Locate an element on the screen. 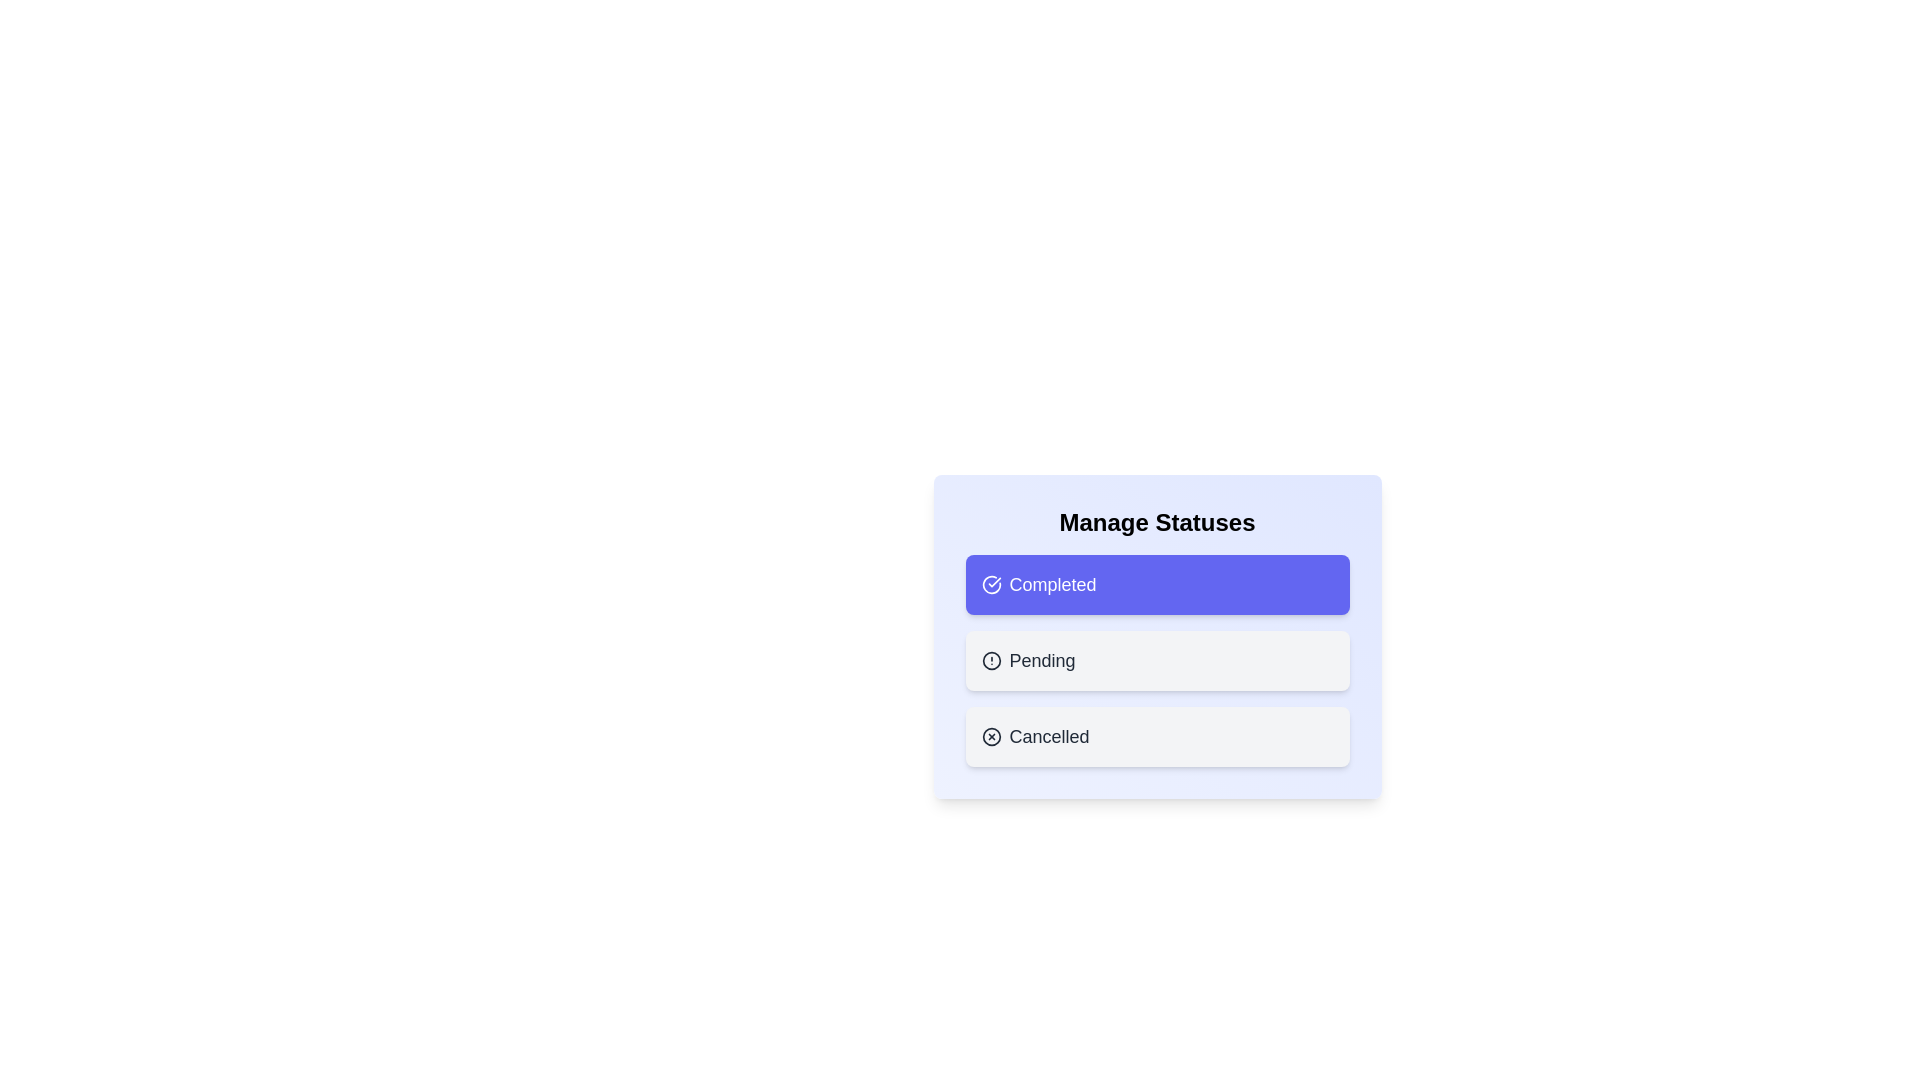  the status chip labeled Cancelled is located at coordinates (1157, 736).